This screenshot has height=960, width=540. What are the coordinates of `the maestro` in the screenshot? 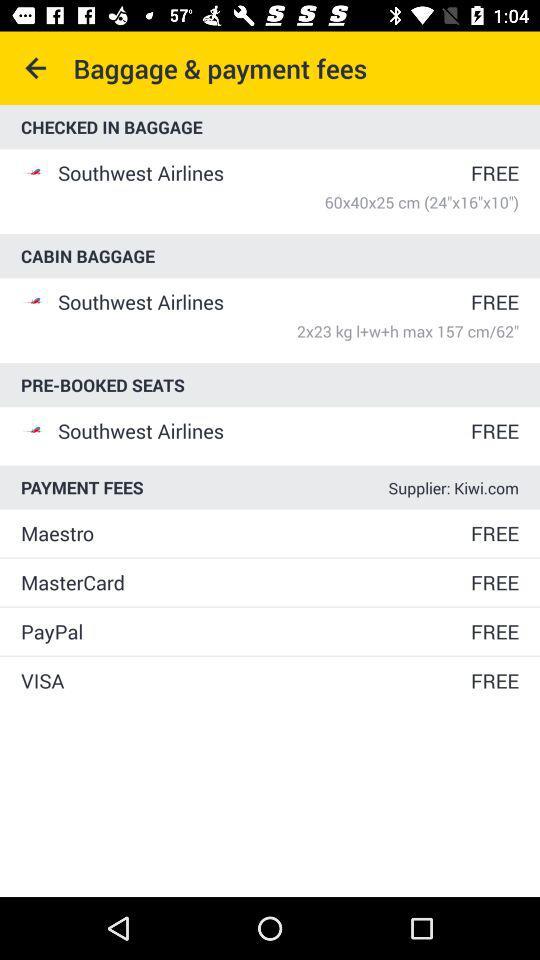 It's located at (244, 532).